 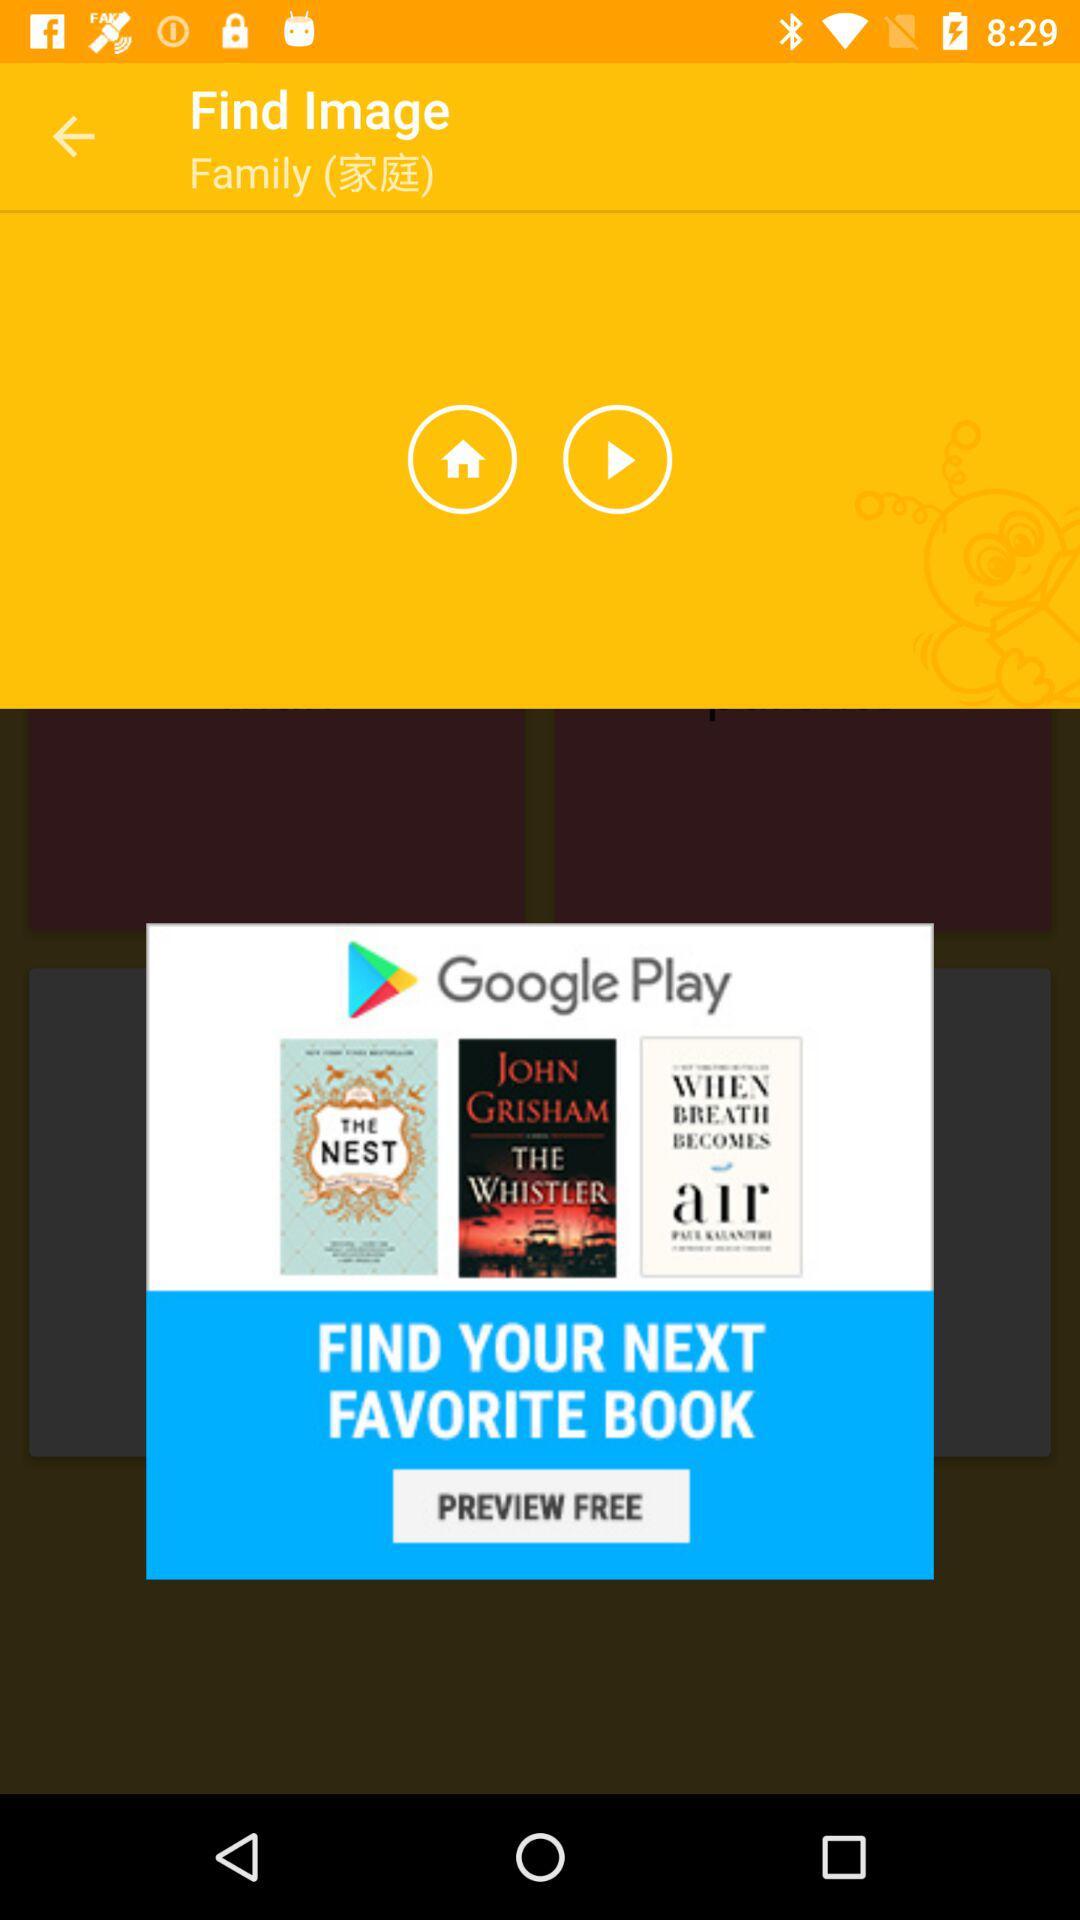 I want to click on the home icon, so click(x=462, y=458).